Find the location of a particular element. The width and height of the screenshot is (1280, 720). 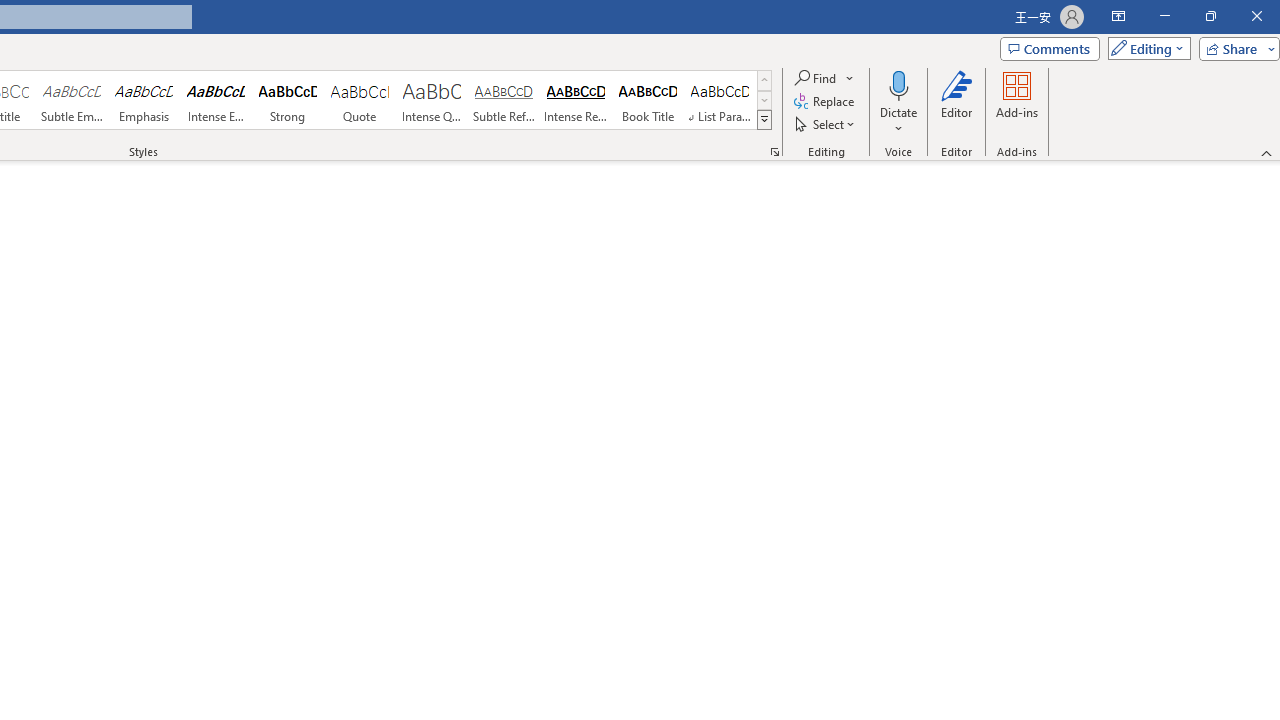

'Quote' is located at coordinates (359, 100).